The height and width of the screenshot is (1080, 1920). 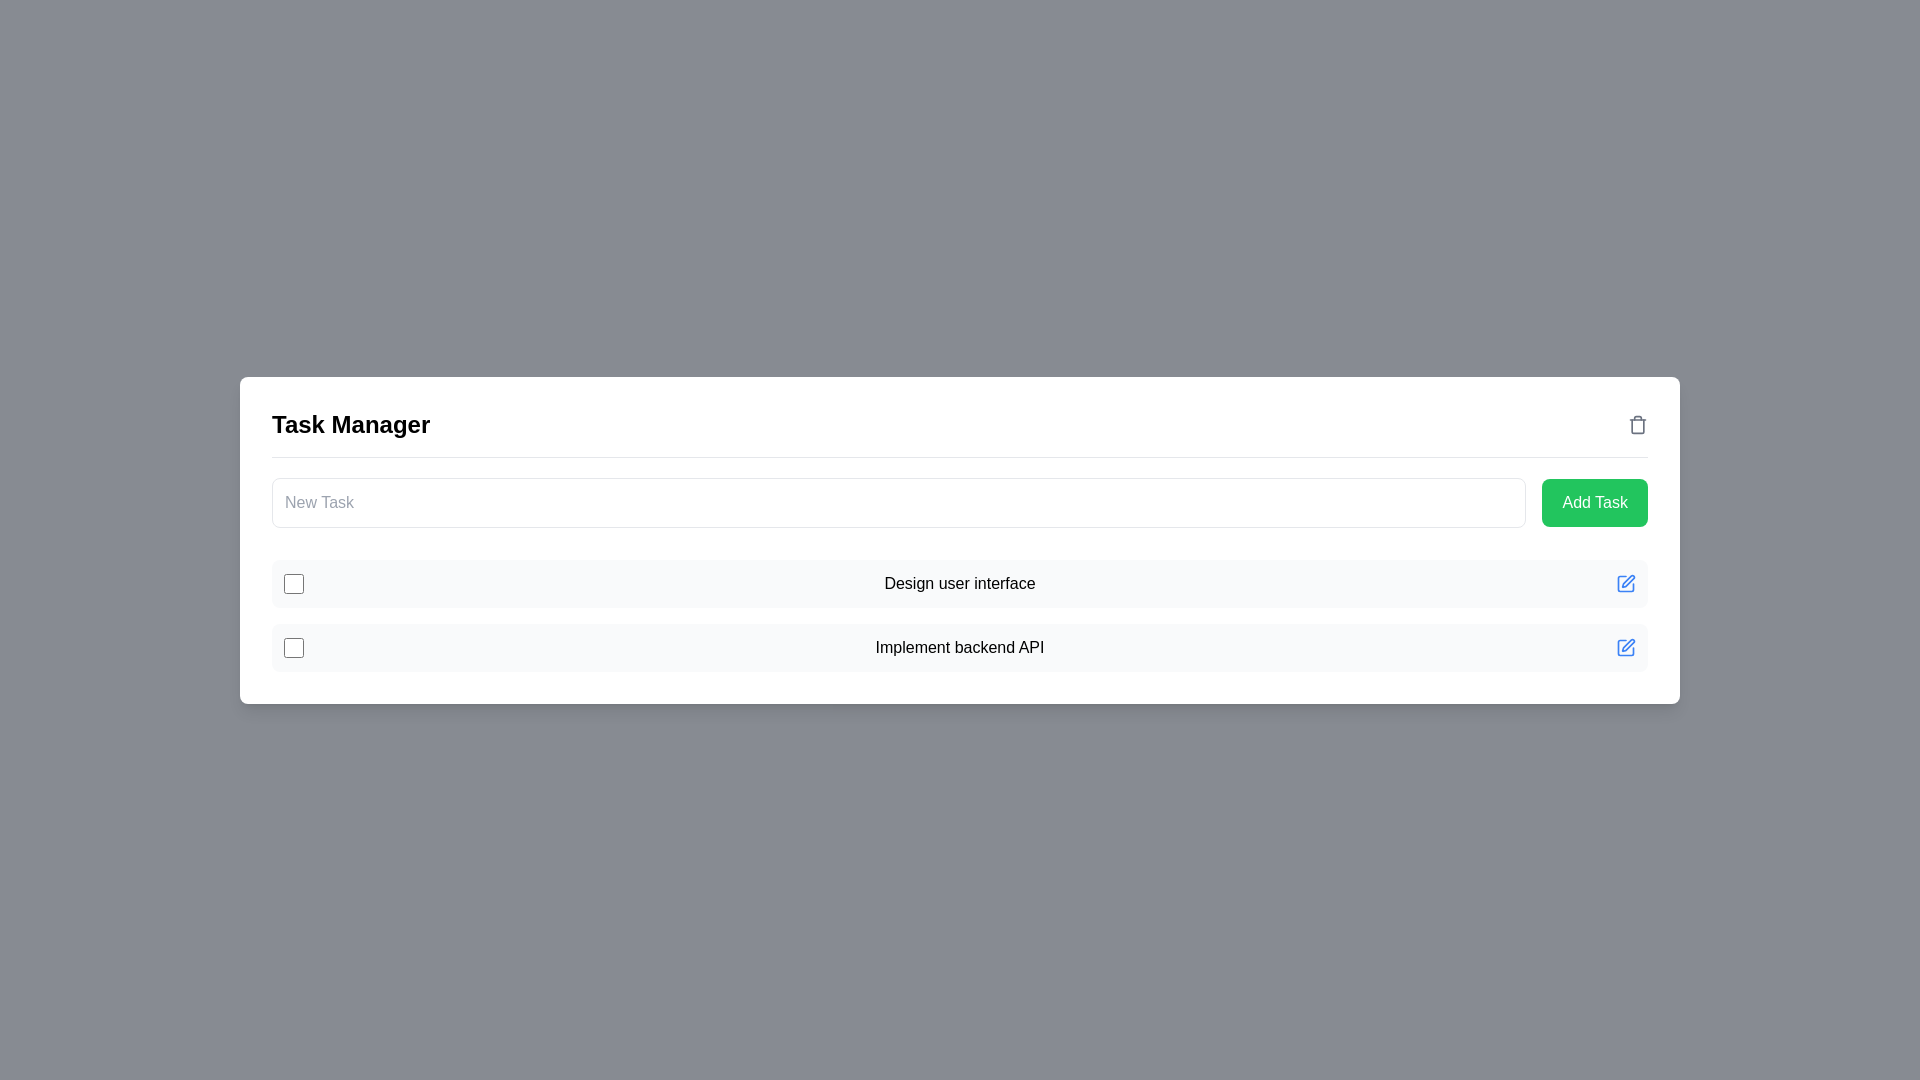 What do you see at coordinates (1637, 423) in the screenshot?
I see `the trash can icon button located in the top-right corner of the 'Task Manager' header bar, which changes color on hover` at bounding box center [1637, 423].